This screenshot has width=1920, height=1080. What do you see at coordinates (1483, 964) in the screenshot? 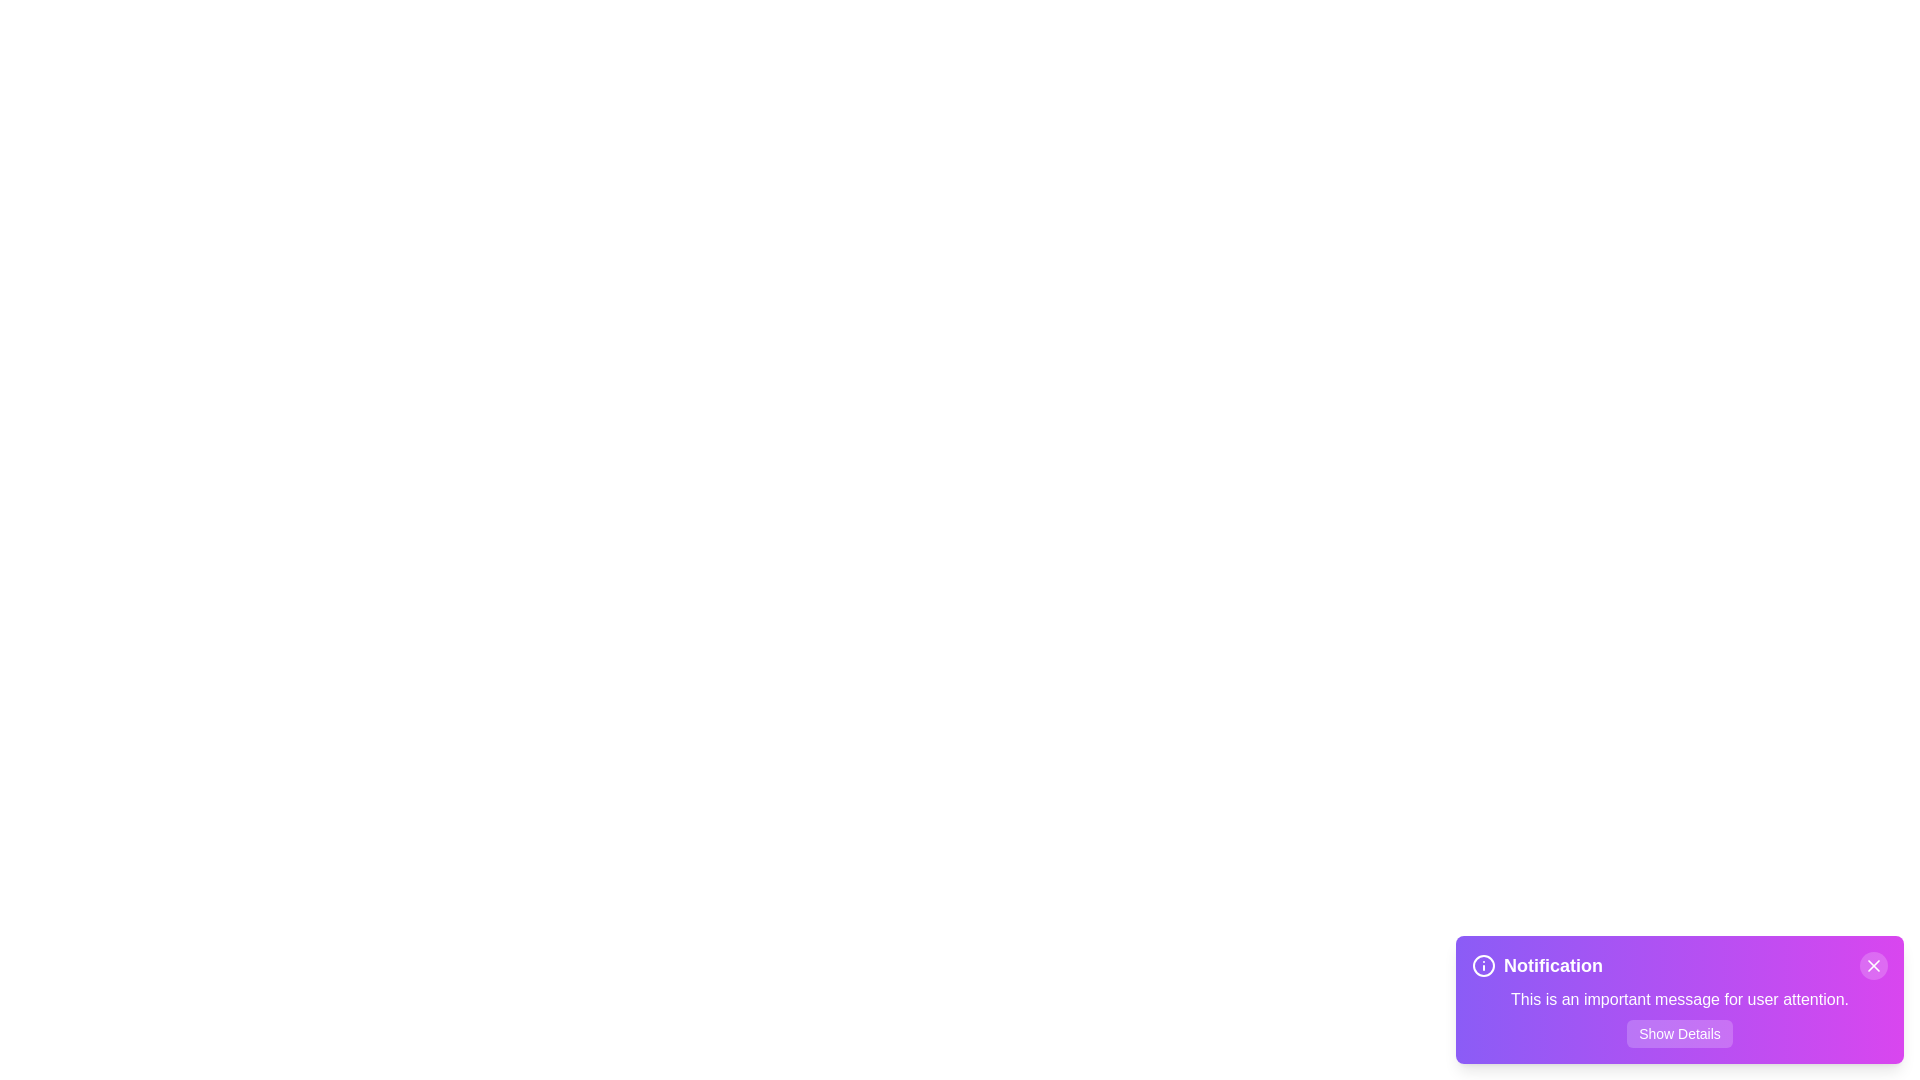
I see `the information icon to examine its properties` at bounding box center [1483, 964].